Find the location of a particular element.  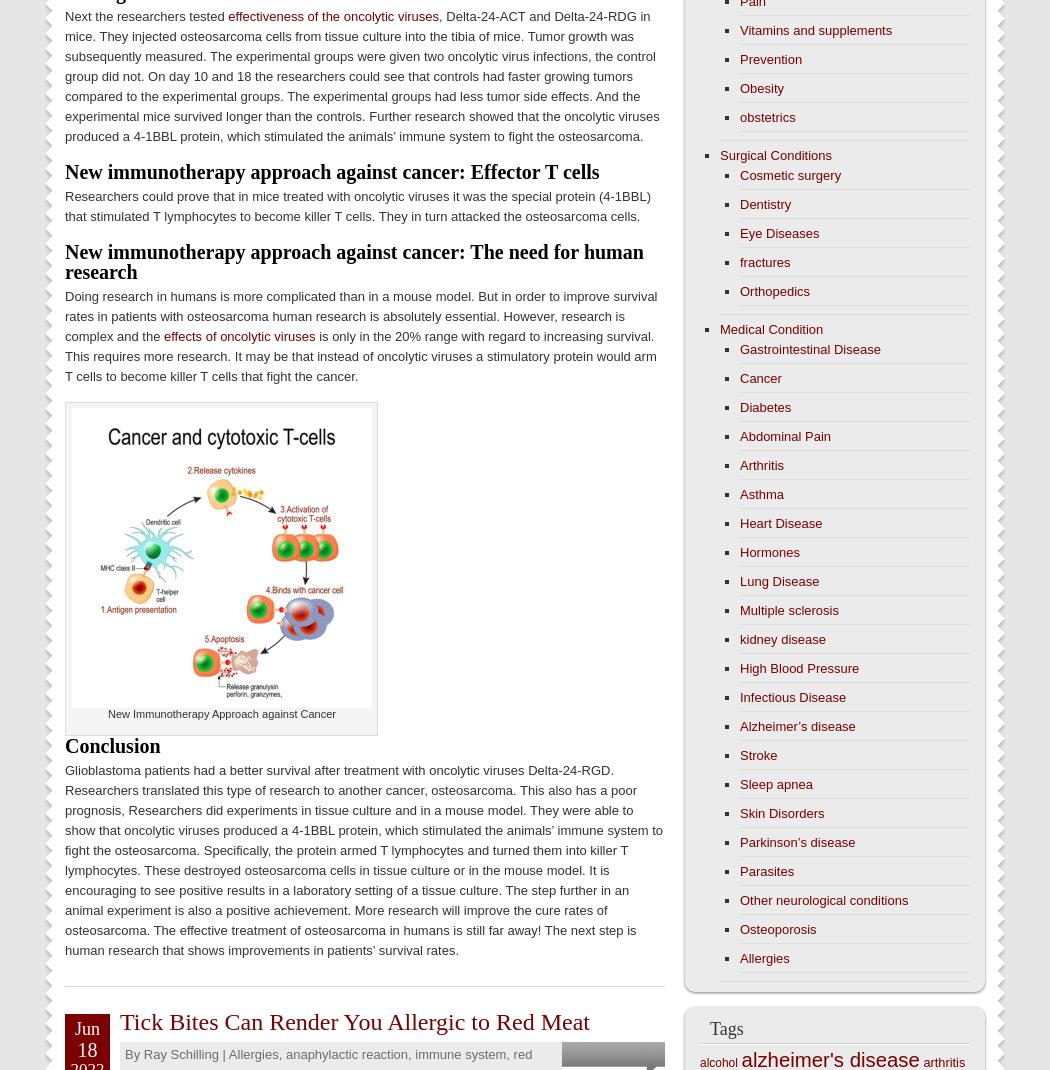

'Parasites' is located at coordinates (739, 871).